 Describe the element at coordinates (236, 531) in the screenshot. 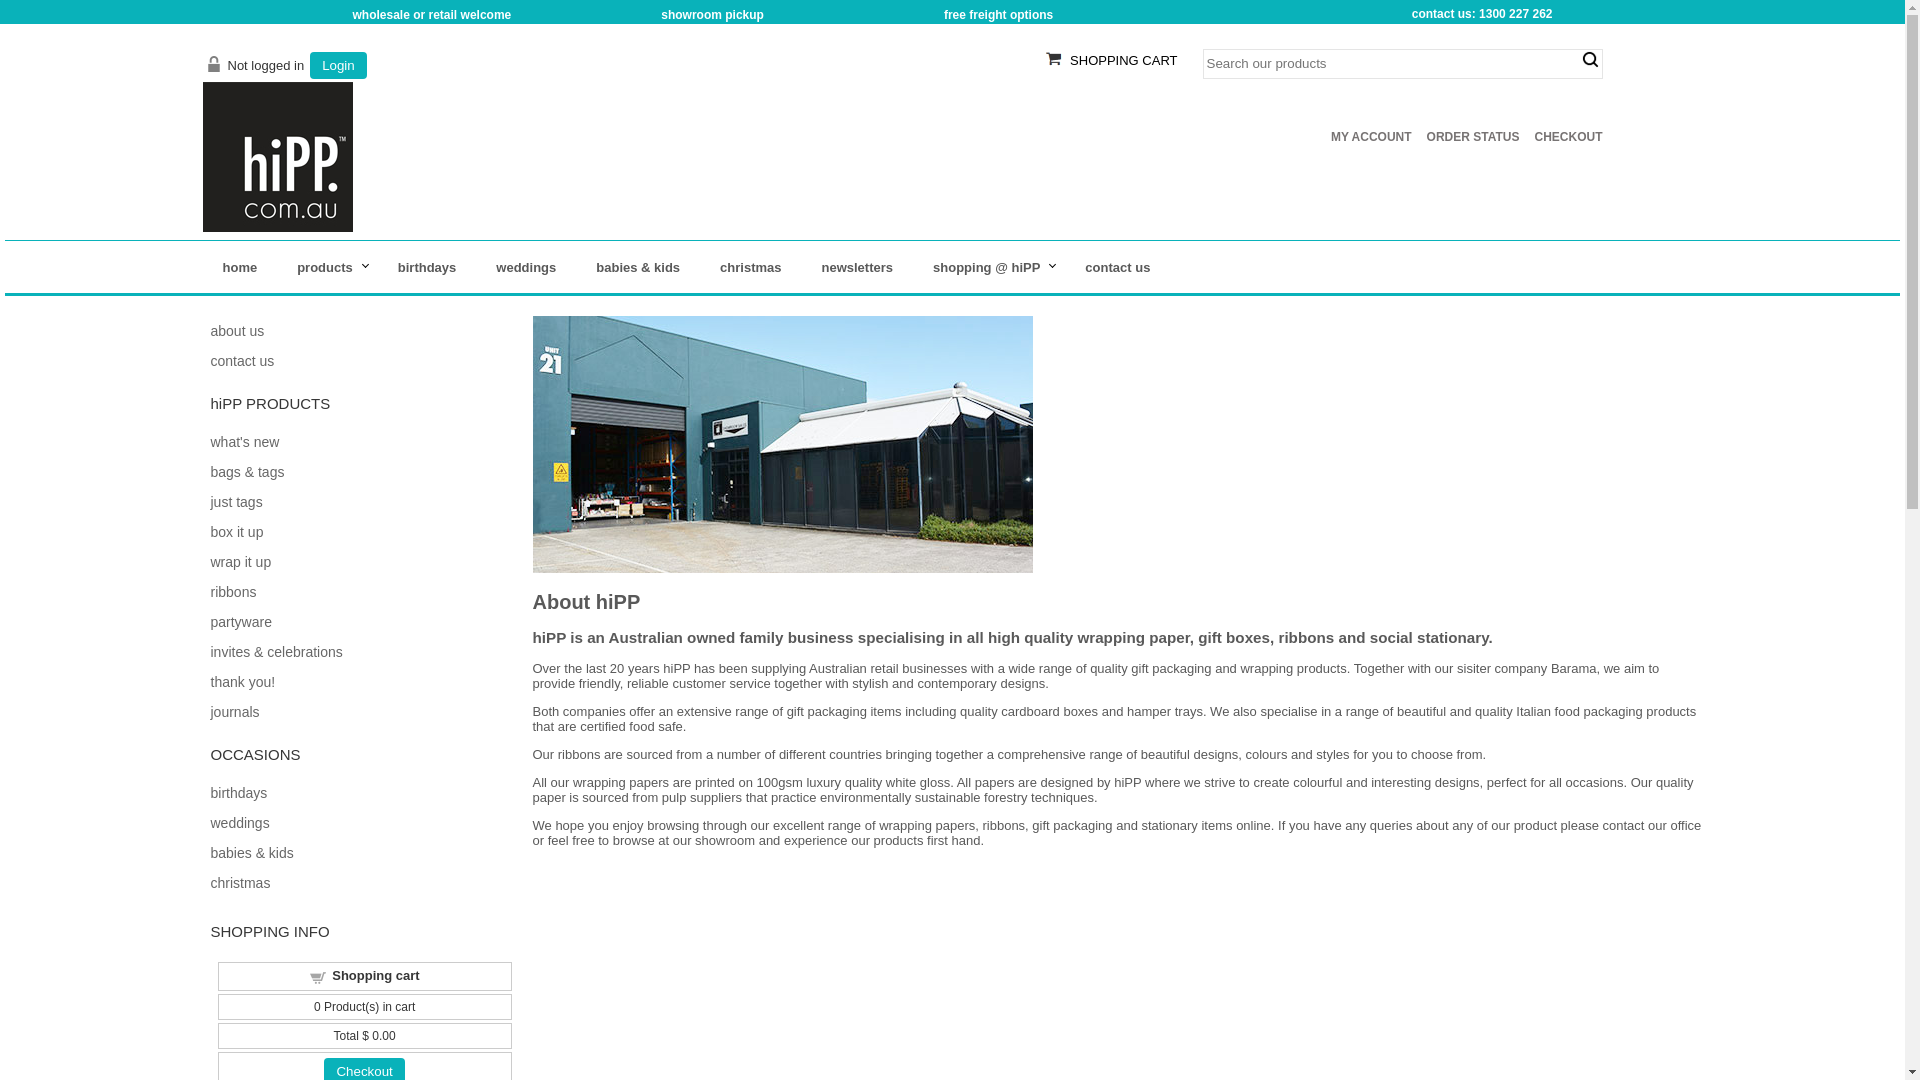

I see `'box it up'` at that location.